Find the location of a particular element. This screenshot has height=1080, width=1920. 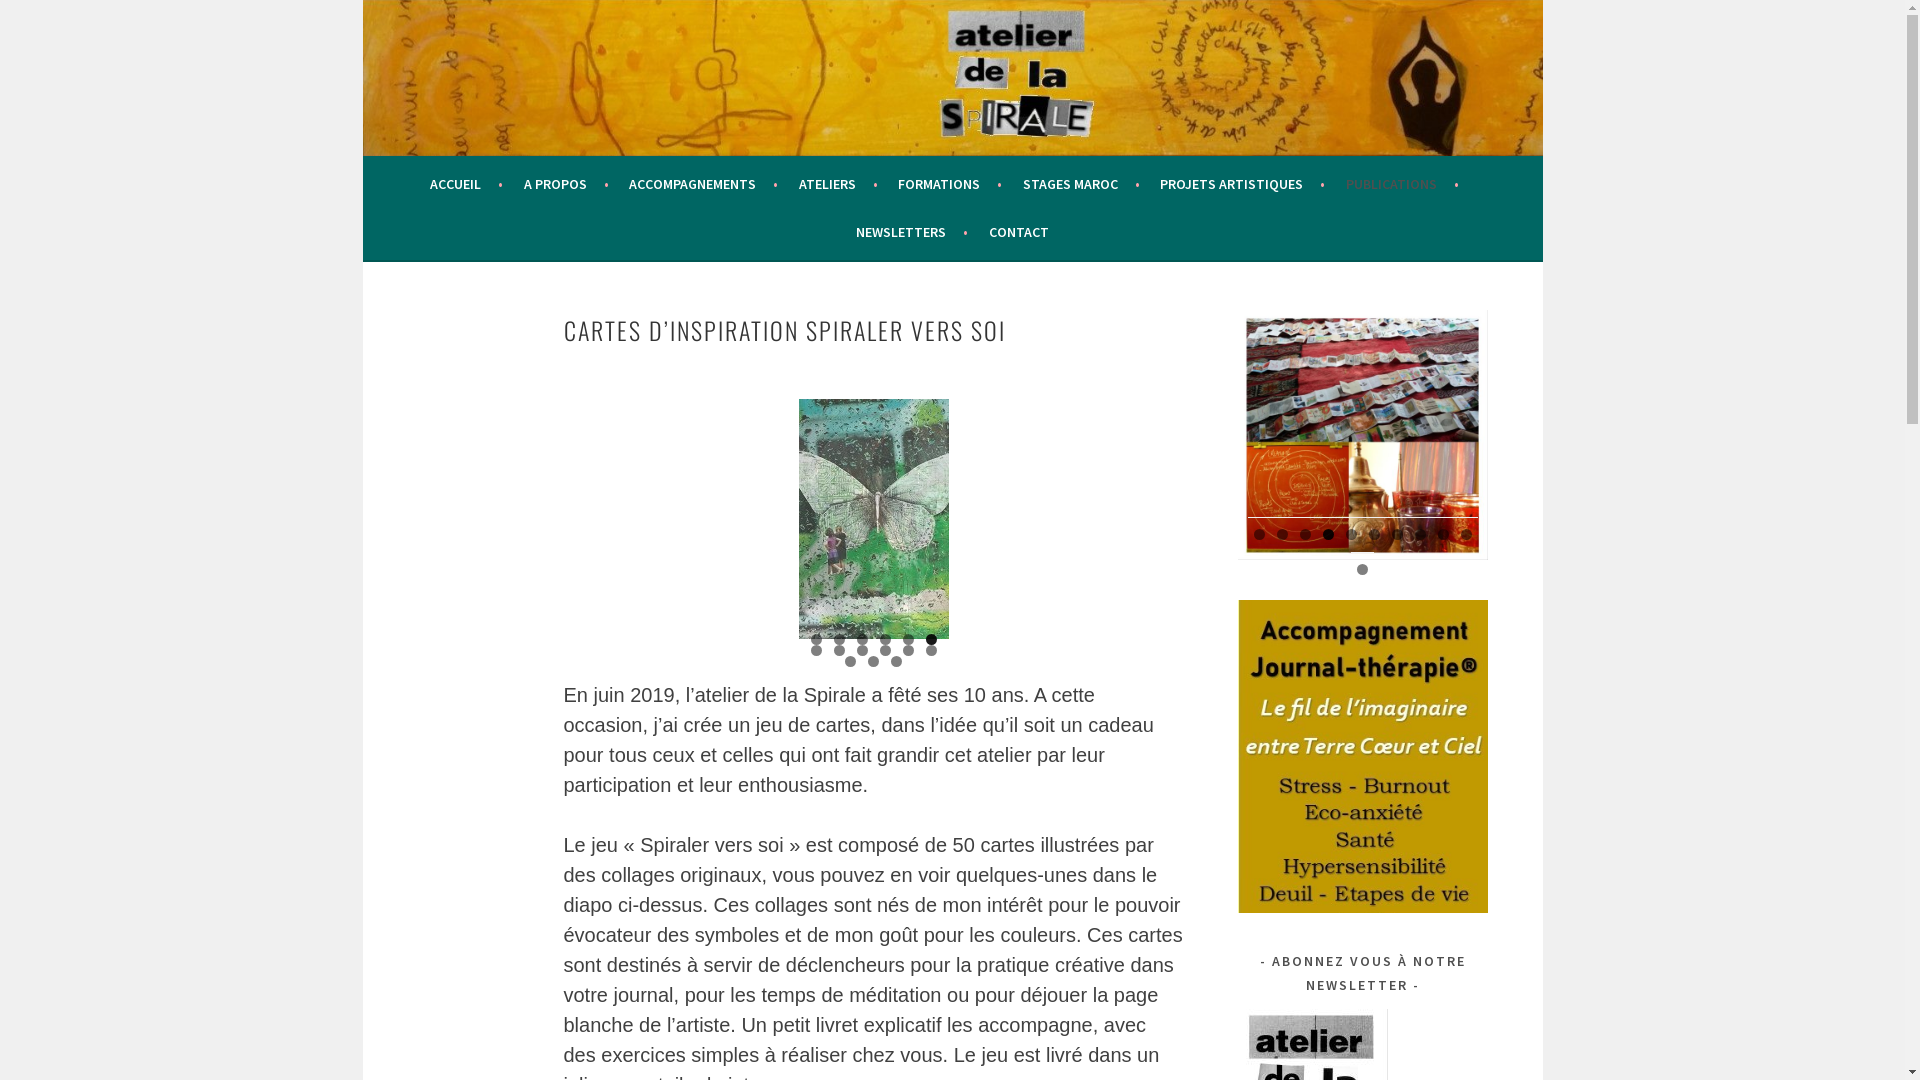

'14' is located at coordinates (873, 661).